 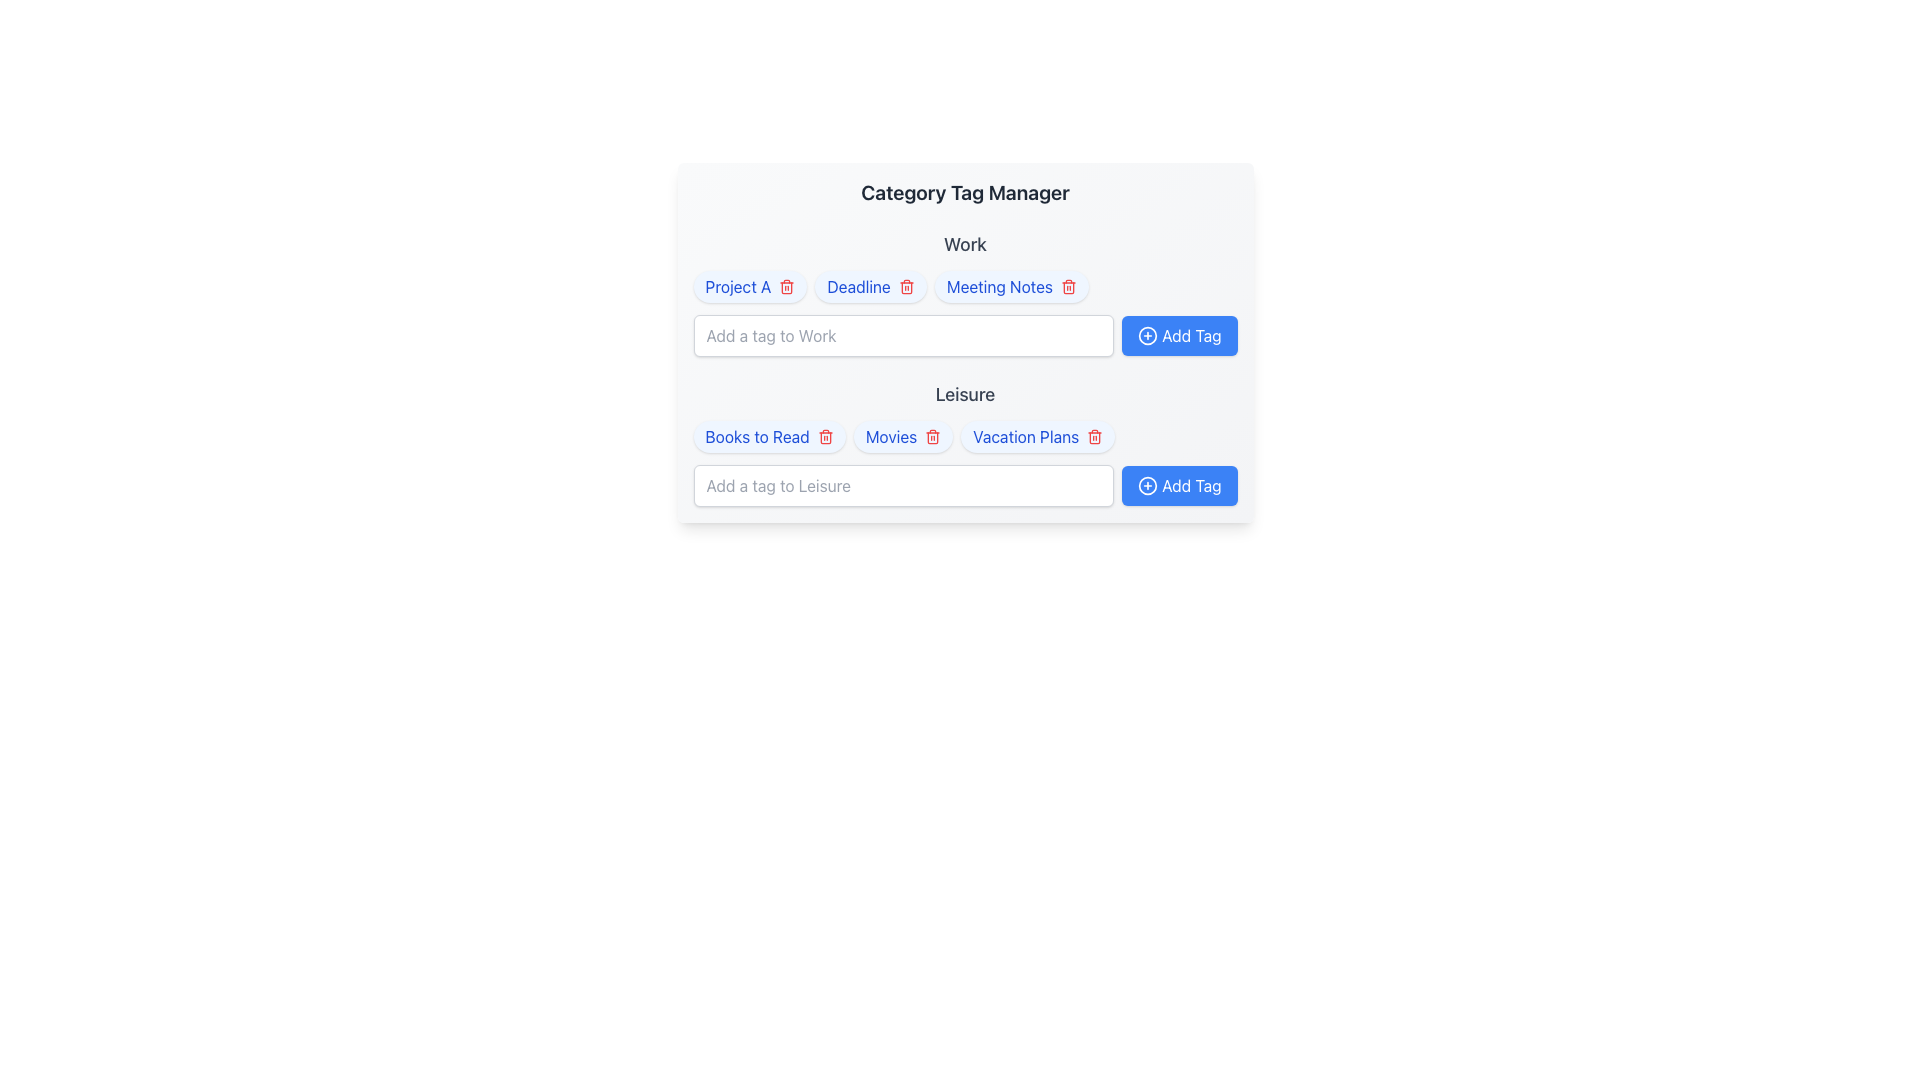 What do you see at coordinates (1037, 435) in the screenshot?
I see `the trash icon on the light blue 'Vacation Plans' tag in the 'Leisure' section of the 'Category Tag Manager'` at bounding box center [1037, 435].